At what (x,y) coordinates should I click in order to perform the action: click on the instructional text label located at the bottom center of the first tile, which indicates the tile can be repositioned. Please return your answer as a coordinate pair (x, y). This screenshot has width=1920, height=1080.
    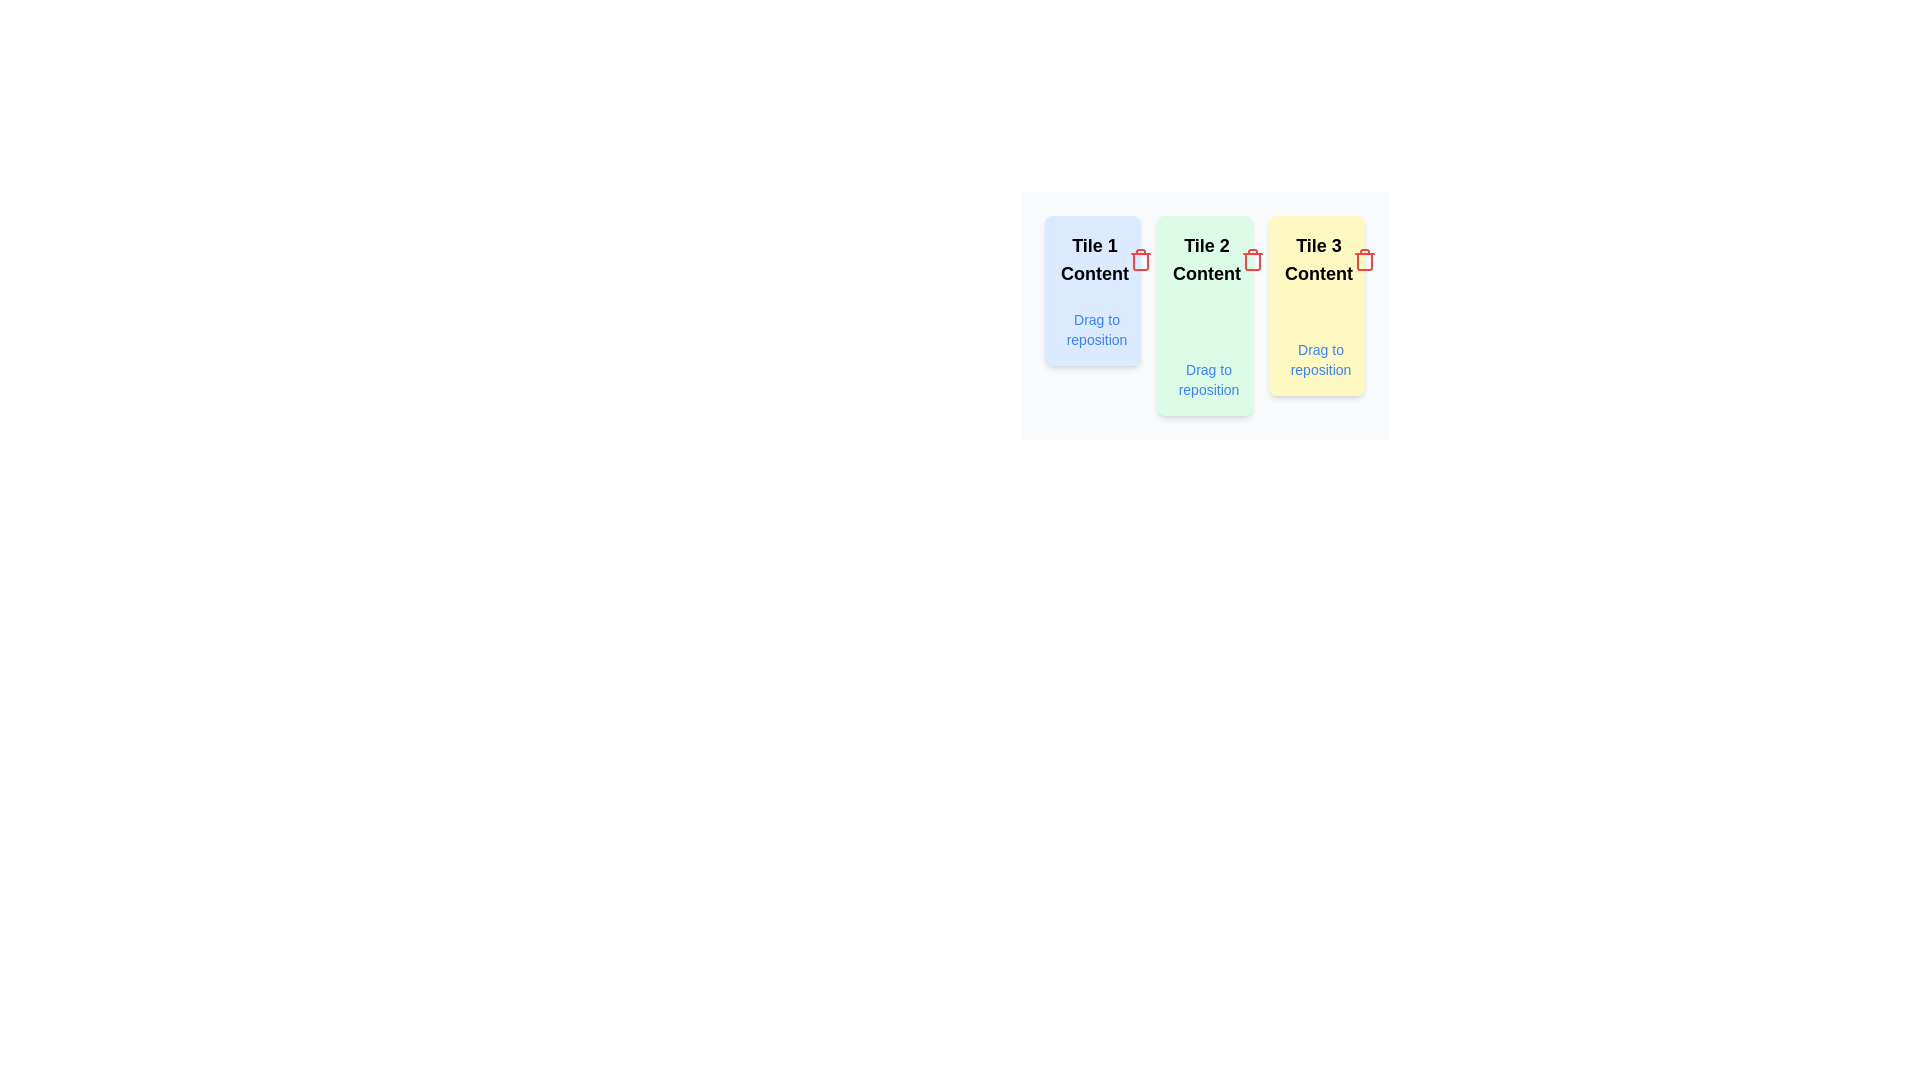
    Looking at the image, I should click on (1096, 329).